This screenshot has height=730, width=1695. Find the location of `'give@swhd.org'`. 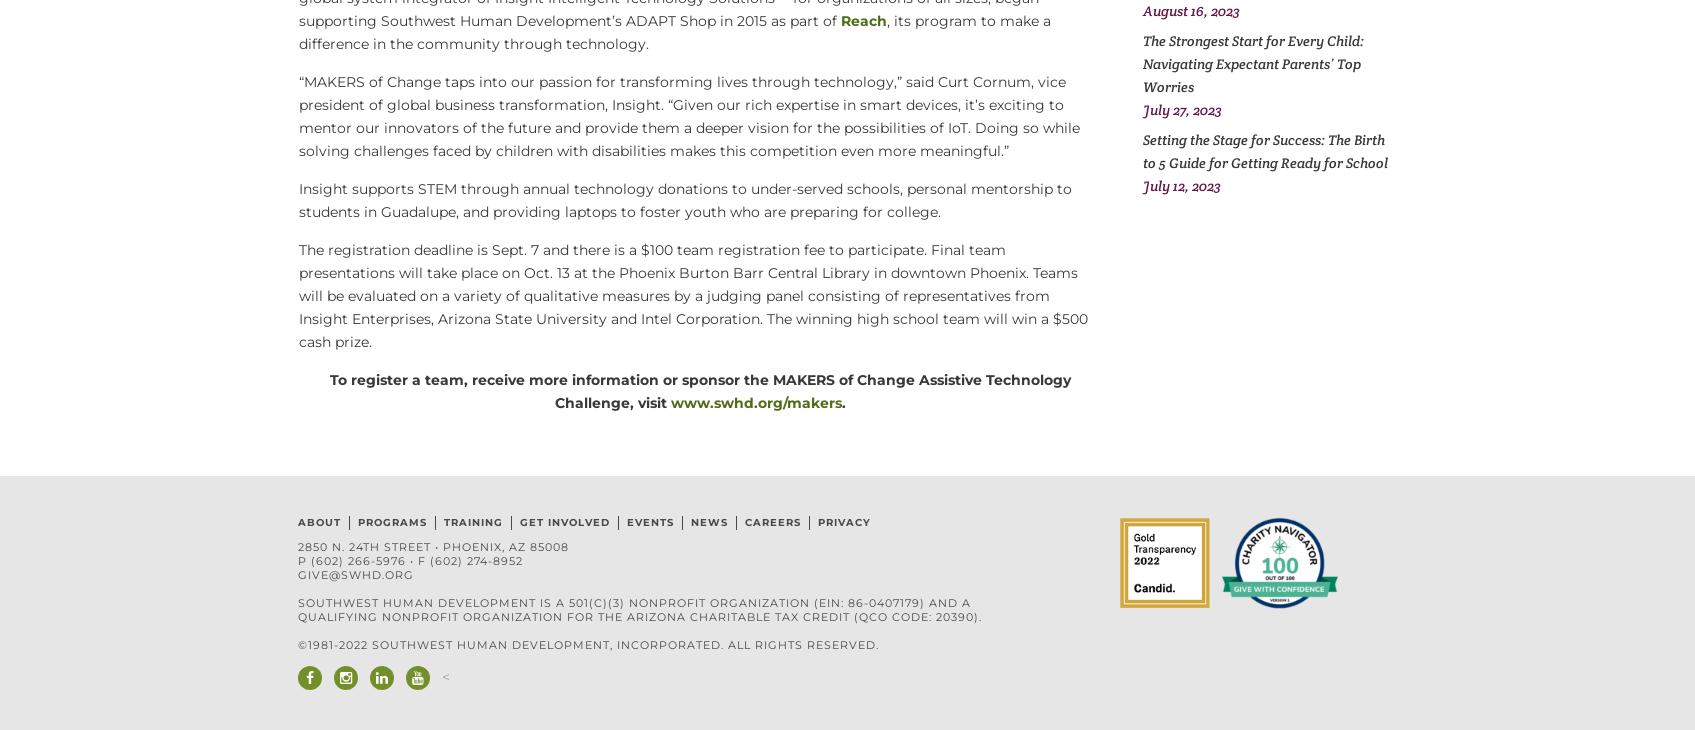

'give@swhd.org' is located at coordinates (353, 575).